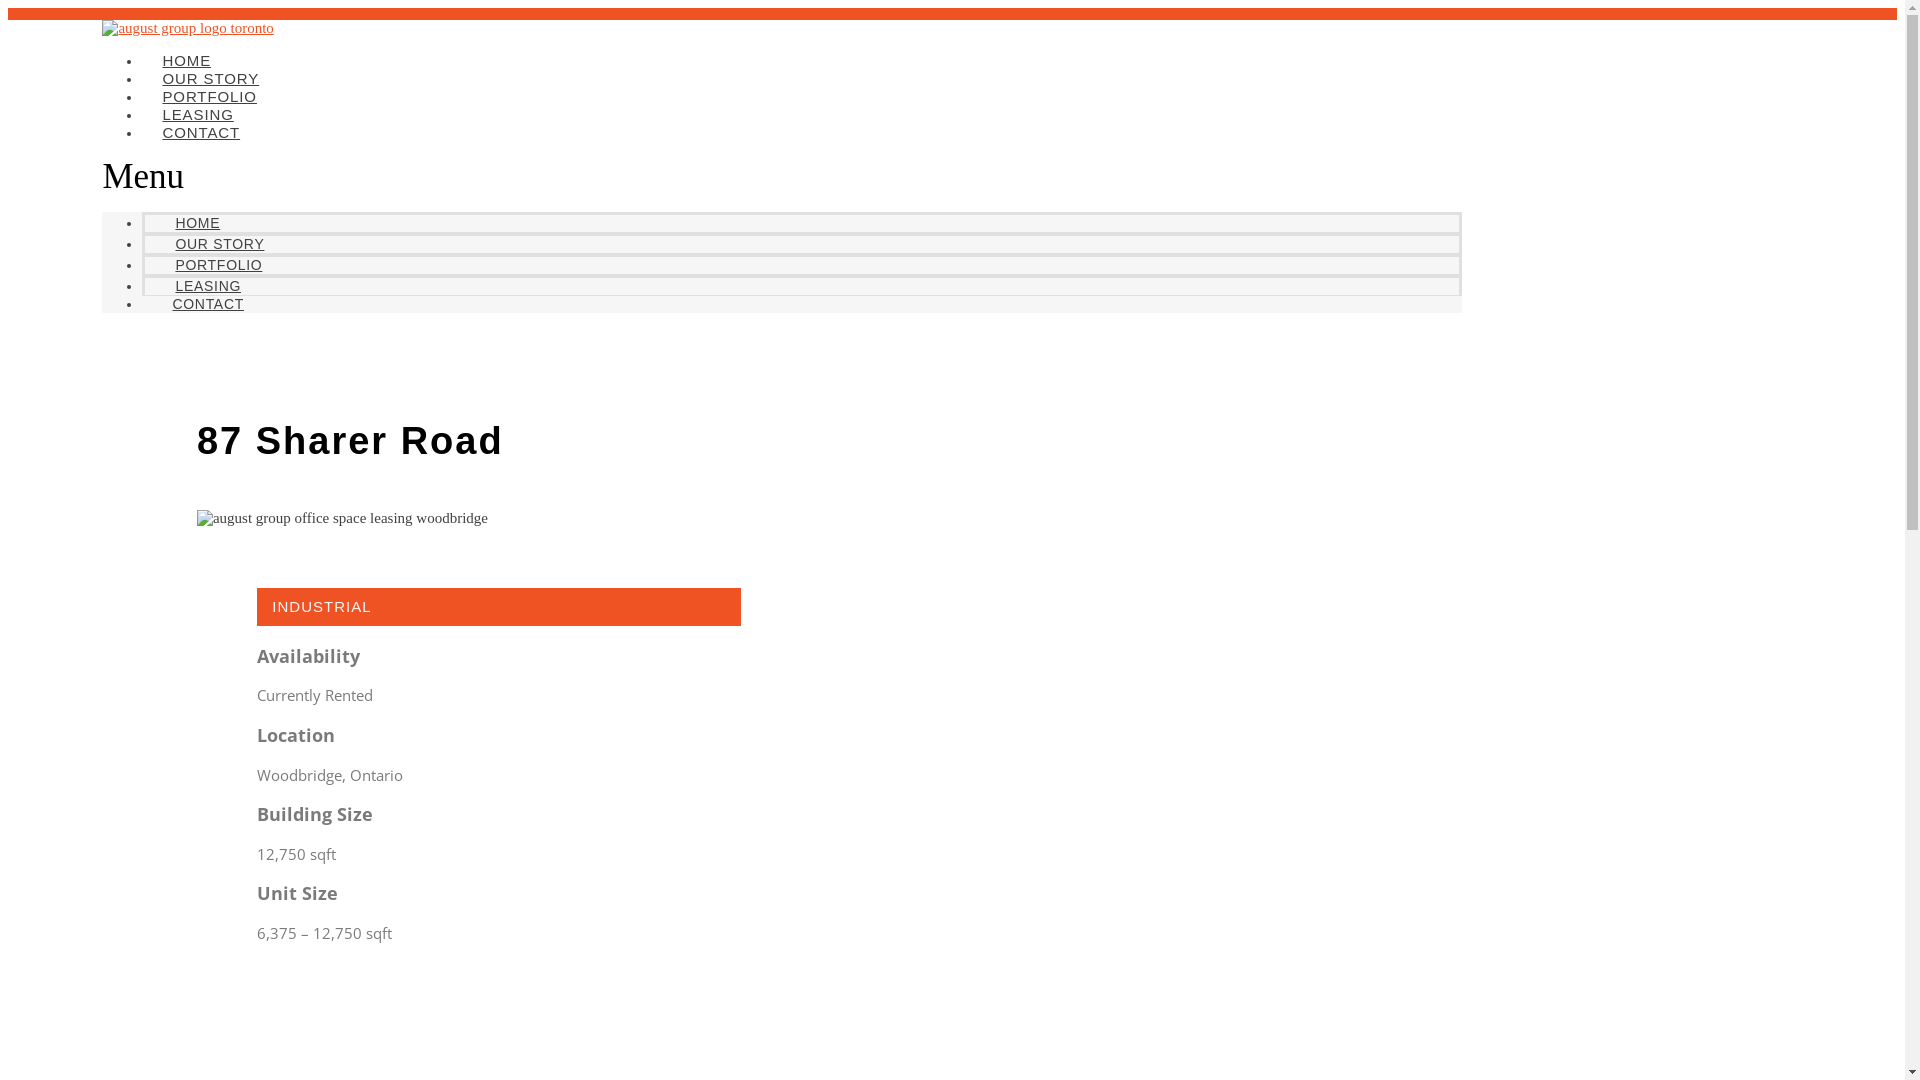  What do you see at coordinates (201, 132) in the screenshot?
I see `'CONTACT'` at bounding box center [201, 132].